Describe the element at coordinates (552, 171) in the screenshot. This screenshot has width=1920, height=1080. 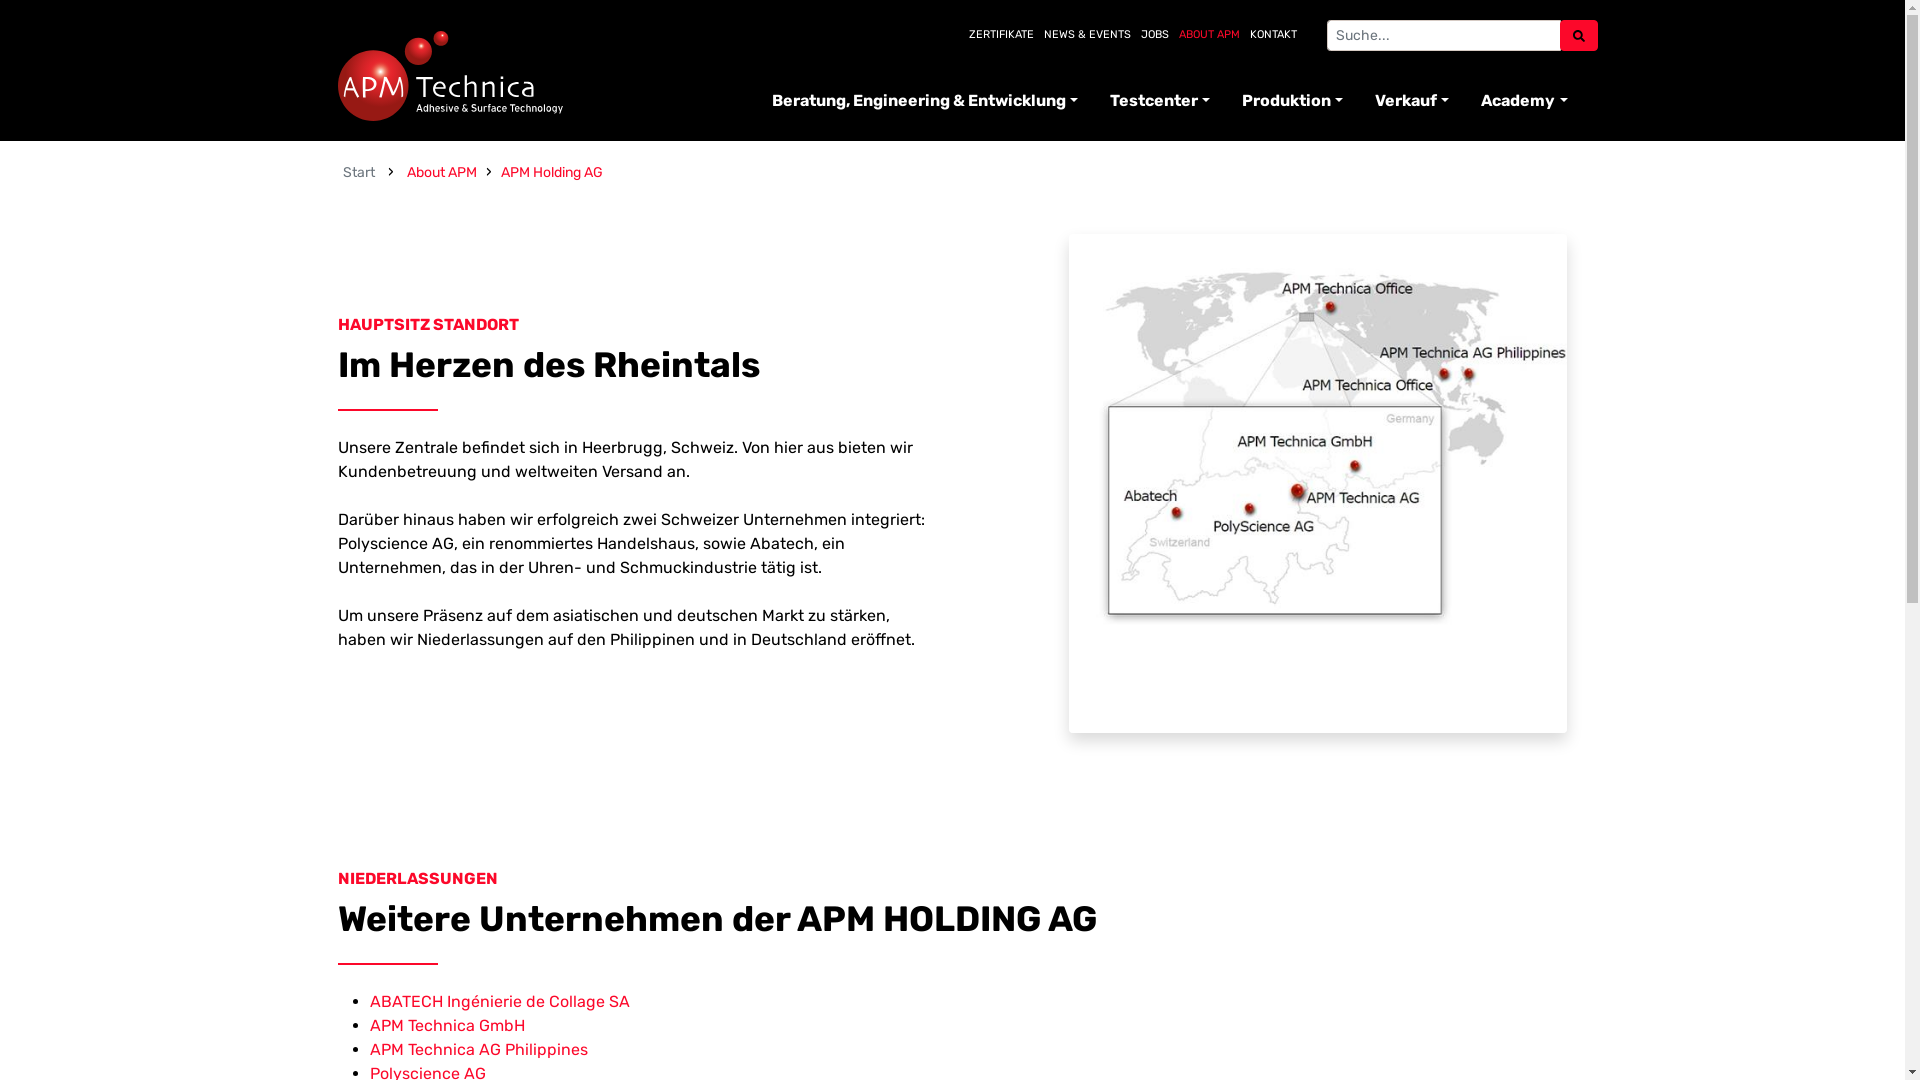
I see `'APM Holding AG'` at that location.